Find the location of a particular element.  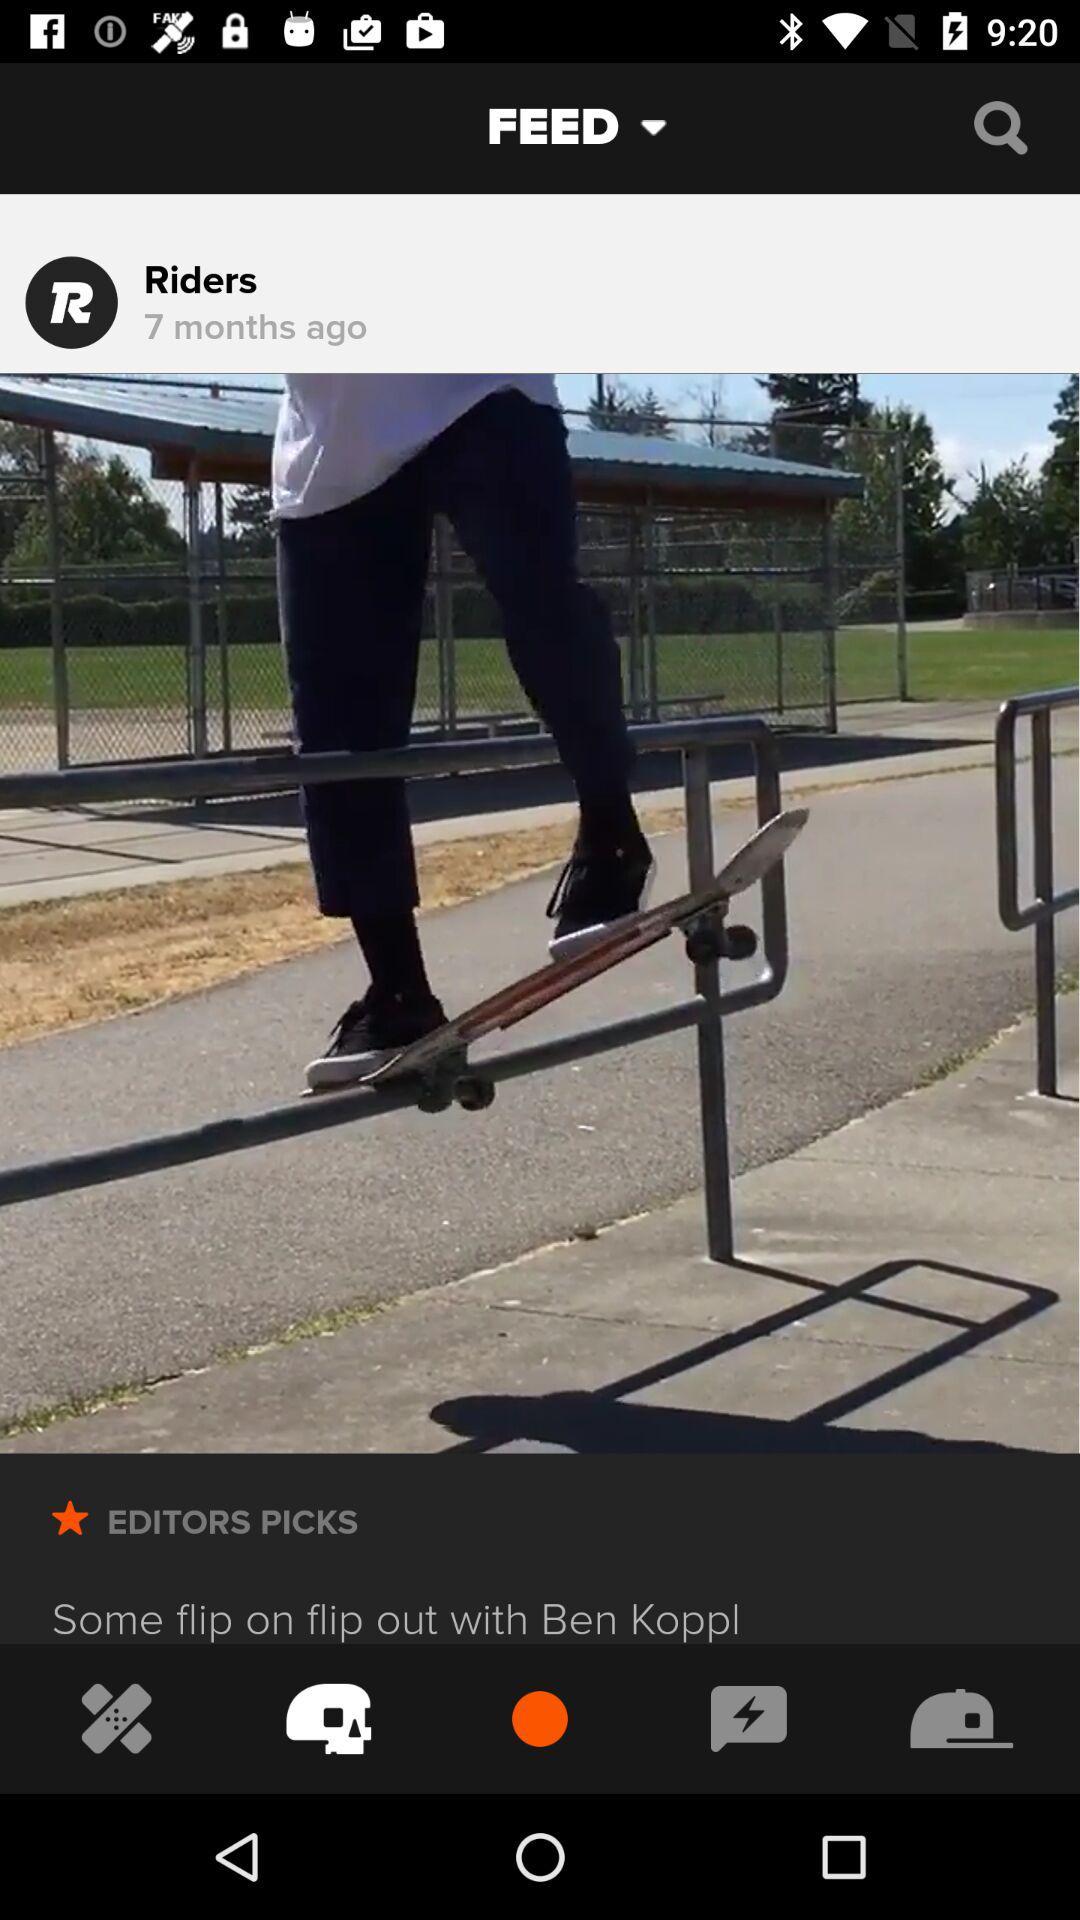

the star button is located at coordinates (69, 1545).